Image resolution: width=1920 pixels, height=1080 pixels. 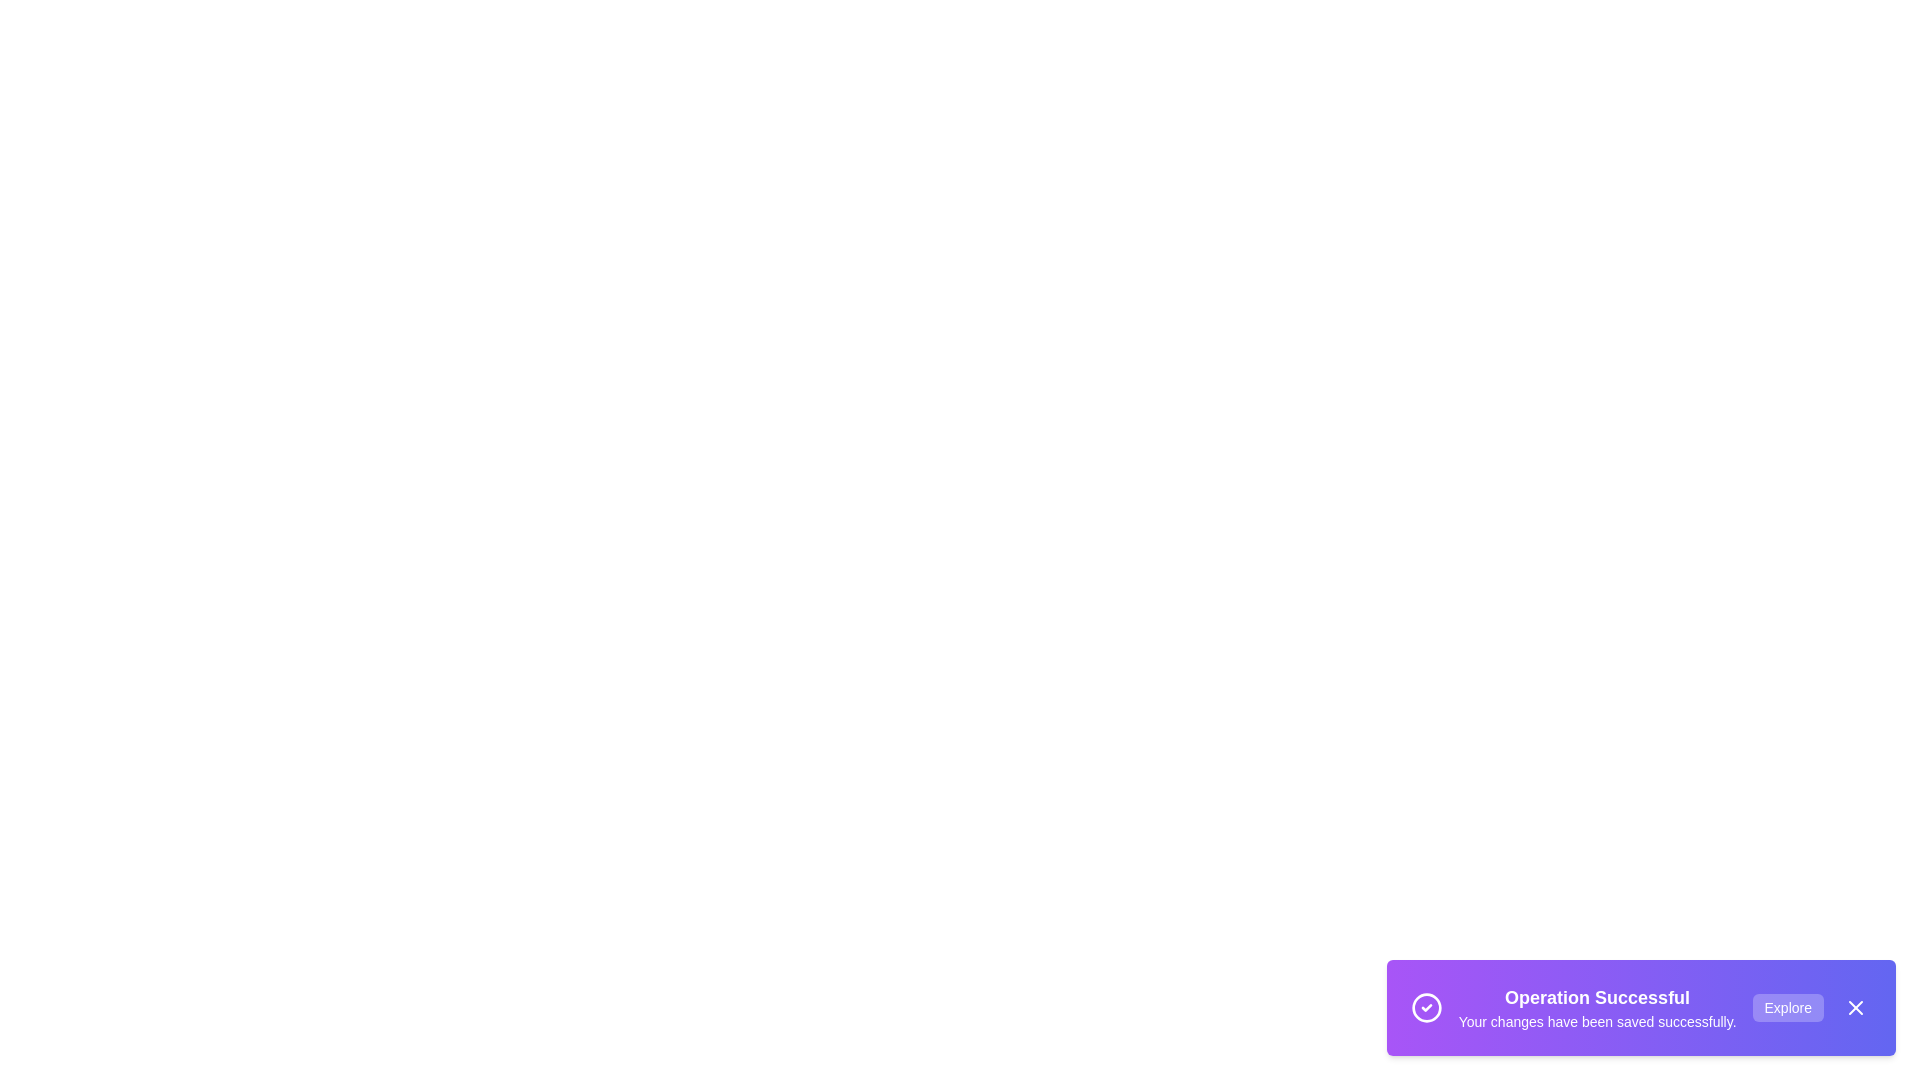 What do you see at coordinates (1855, 1007) in the screenshot?
I see `the close button to dismiss the snackbar` at bounding box center [1855, 1007].